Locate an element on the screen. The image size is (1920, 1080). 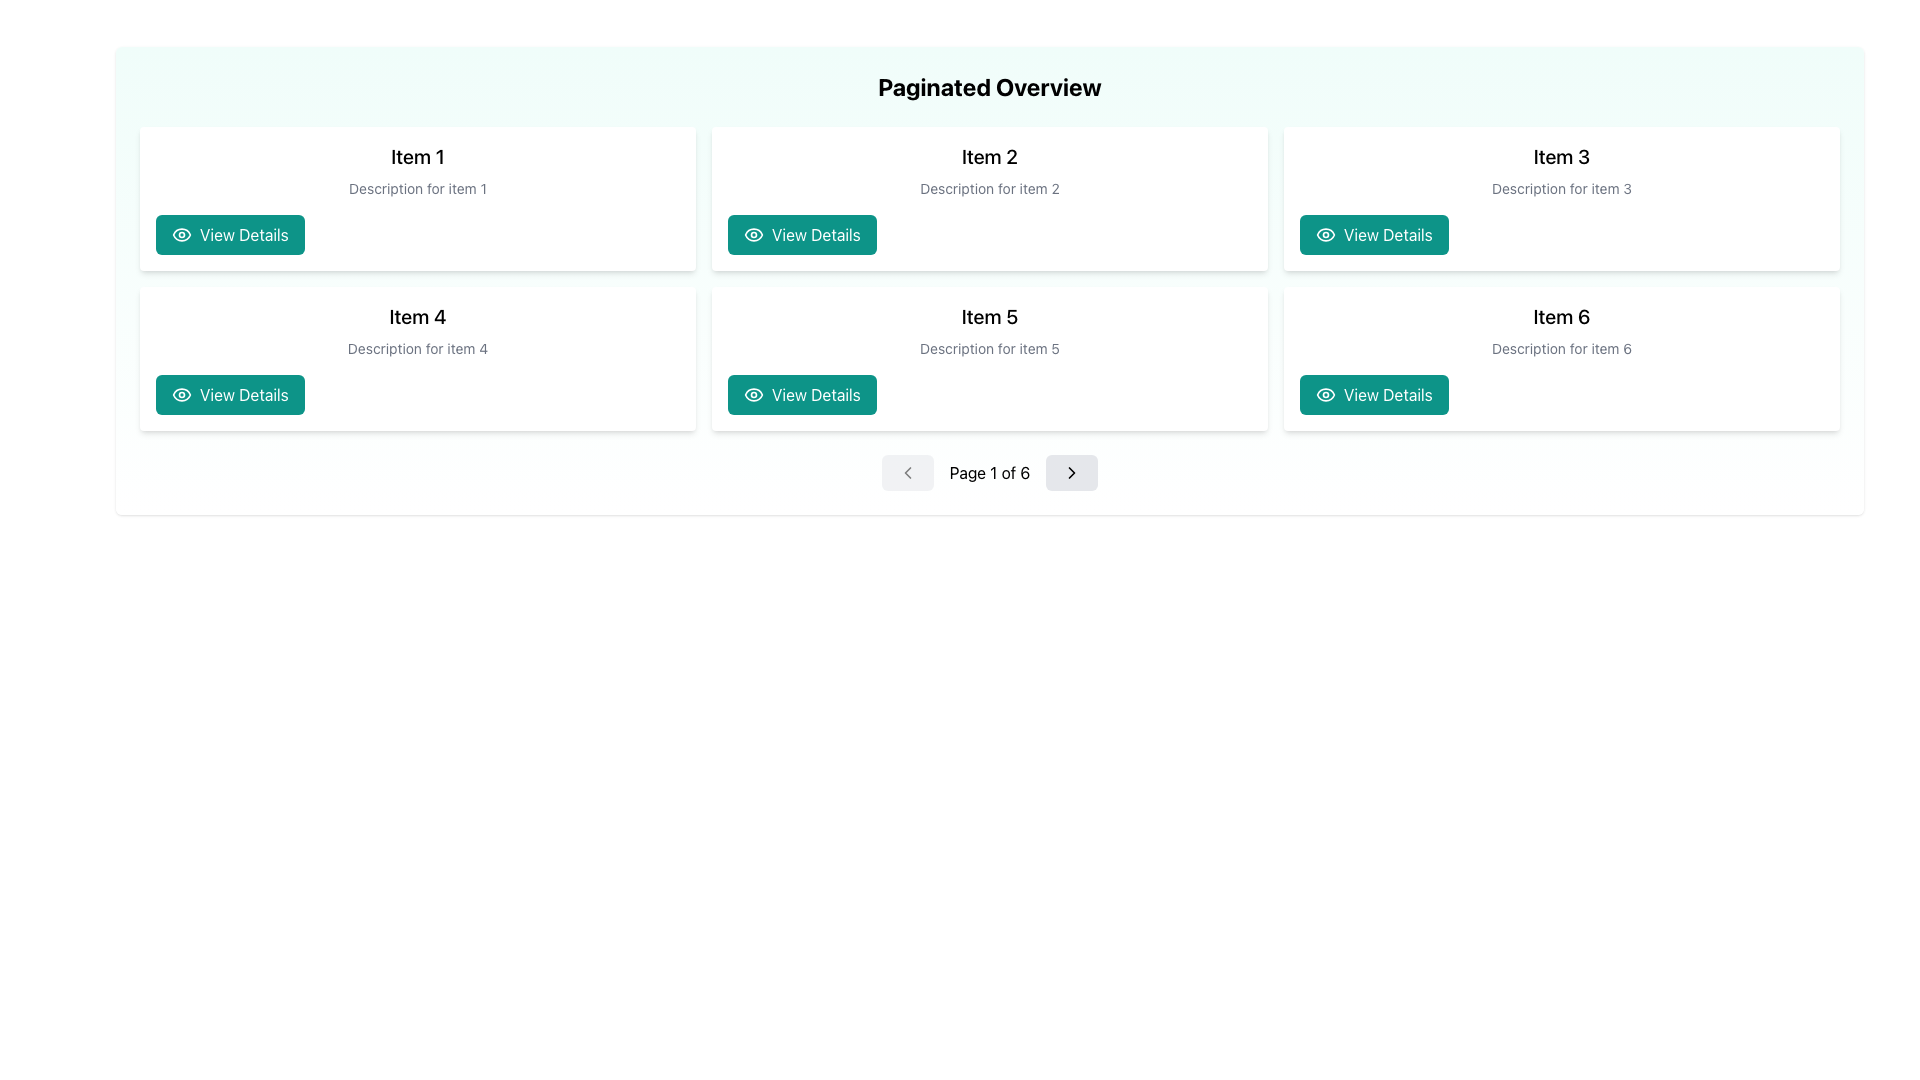
the text label displaying 'Description for item 5', which is a small gray text label positioned centrally below the main title 'Item 5' and above the 'View Details' button in the card for the fifth item is located at coordinates (989, 347).